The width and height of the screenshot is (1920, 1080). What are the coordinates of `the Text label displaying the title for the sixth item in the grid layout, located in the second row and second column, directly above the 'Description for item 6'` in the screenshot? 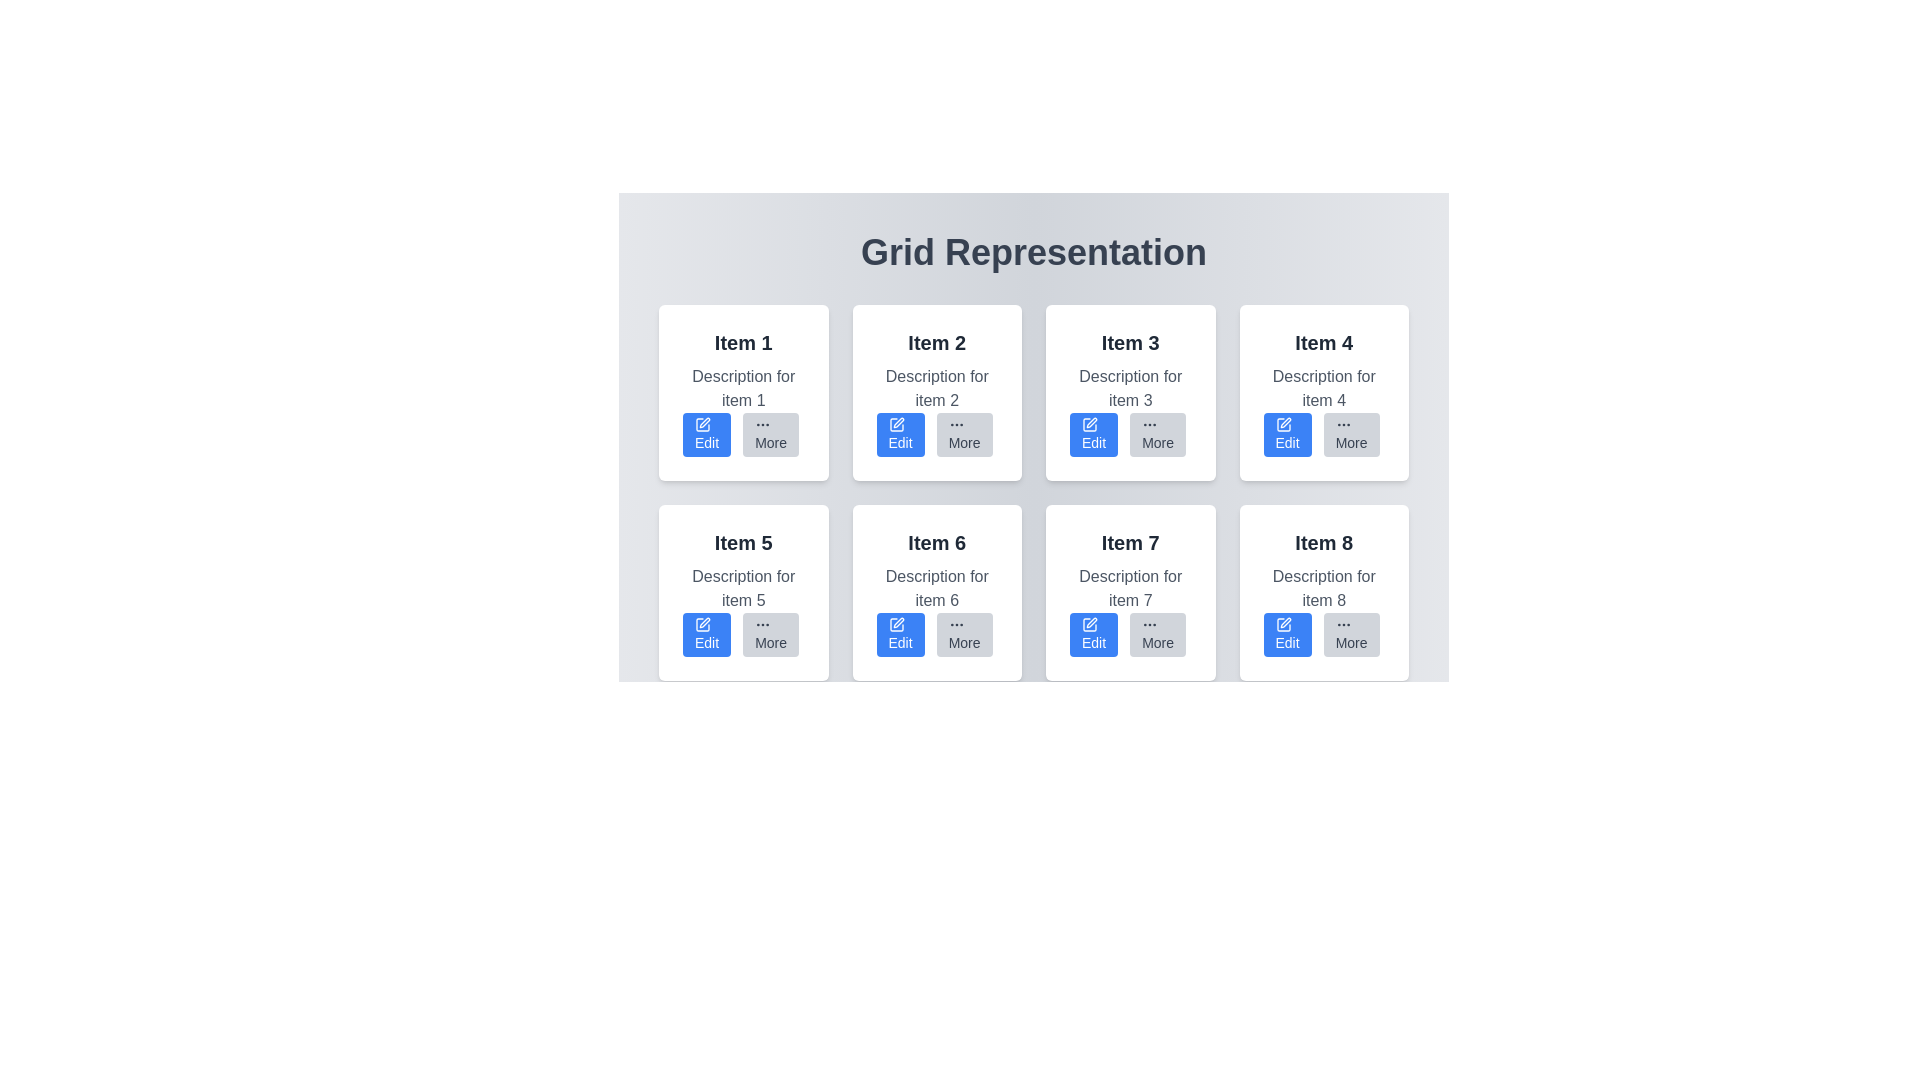 It's located at (936, 543).